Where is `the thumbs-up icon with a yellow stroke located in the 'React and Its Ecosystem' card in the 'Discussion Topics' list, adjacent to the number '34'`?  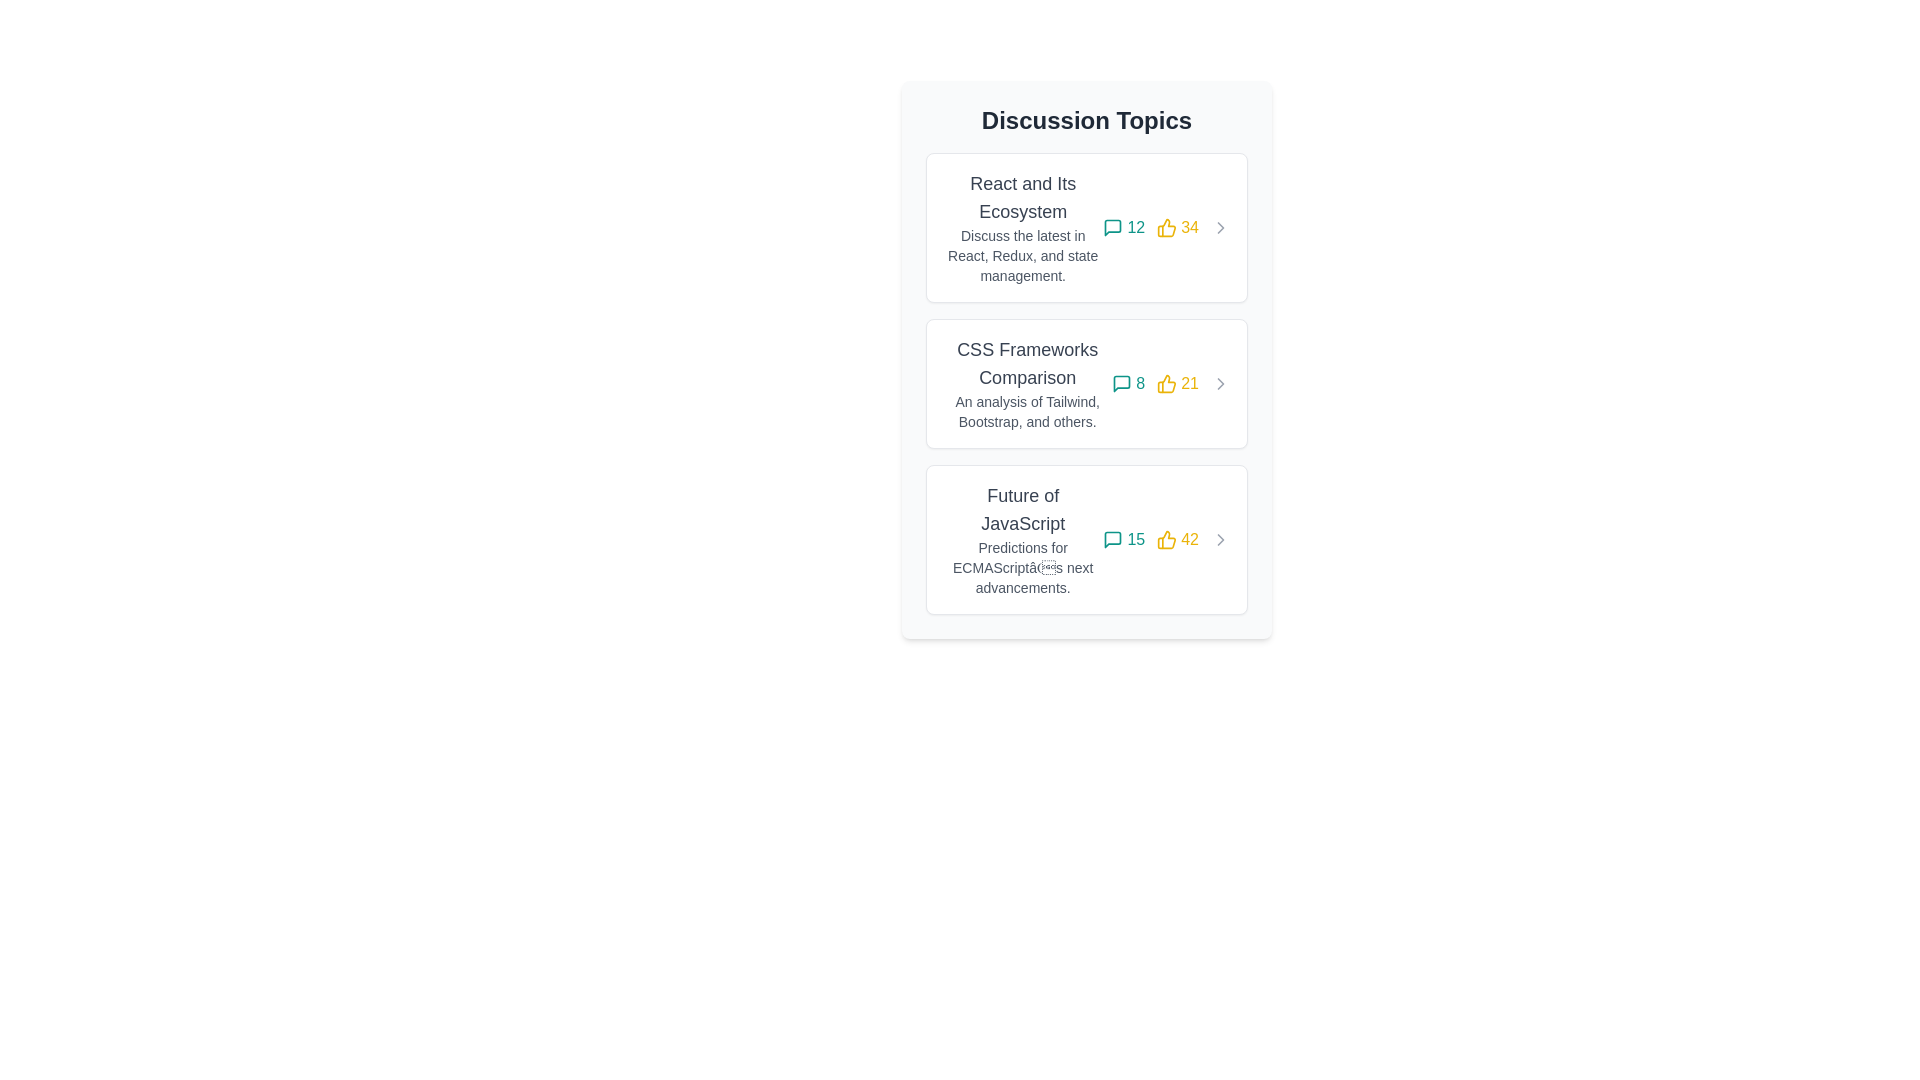 the thumbs-up icon with a yellow stroke located in the 'React and Its Ecosystem' card in the 'Discussion Topics' list, adjacent to the number '34' is located at coordinates (1167, 226).